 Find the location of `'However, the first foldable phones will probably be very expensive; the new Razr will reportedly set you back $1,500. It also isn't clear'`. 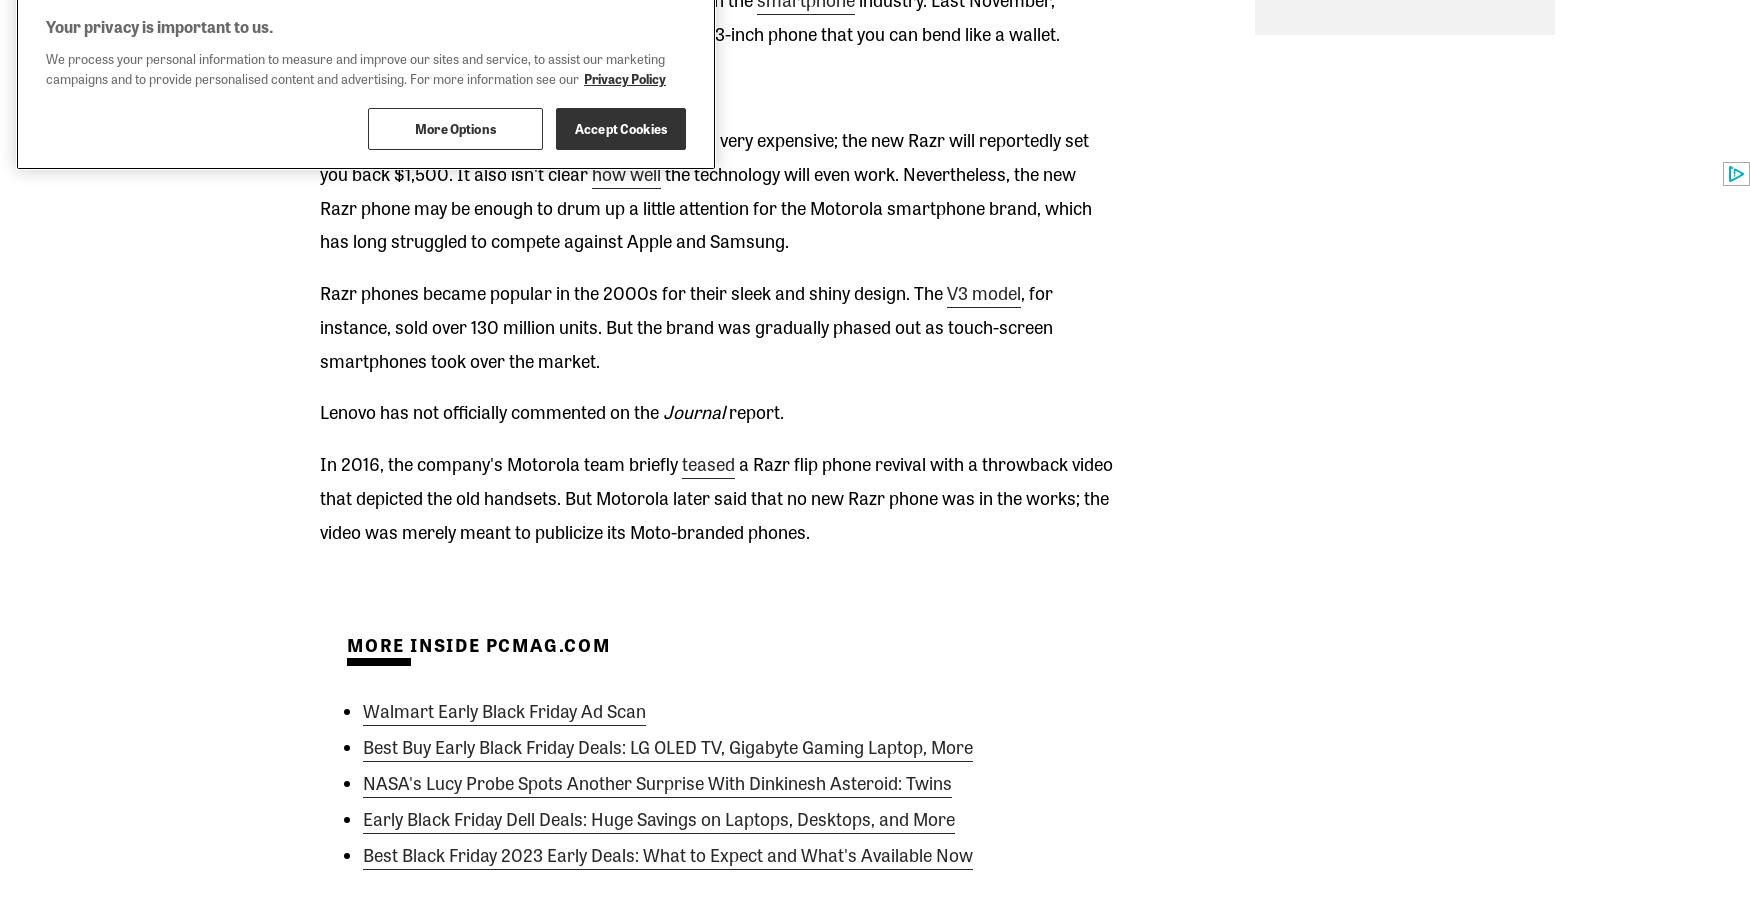

'However, the first foldable phones will probably be very expensive; the new Razr will reportedly set you back $1,500. It also isn't clear' is located at coordinates (703, 155).